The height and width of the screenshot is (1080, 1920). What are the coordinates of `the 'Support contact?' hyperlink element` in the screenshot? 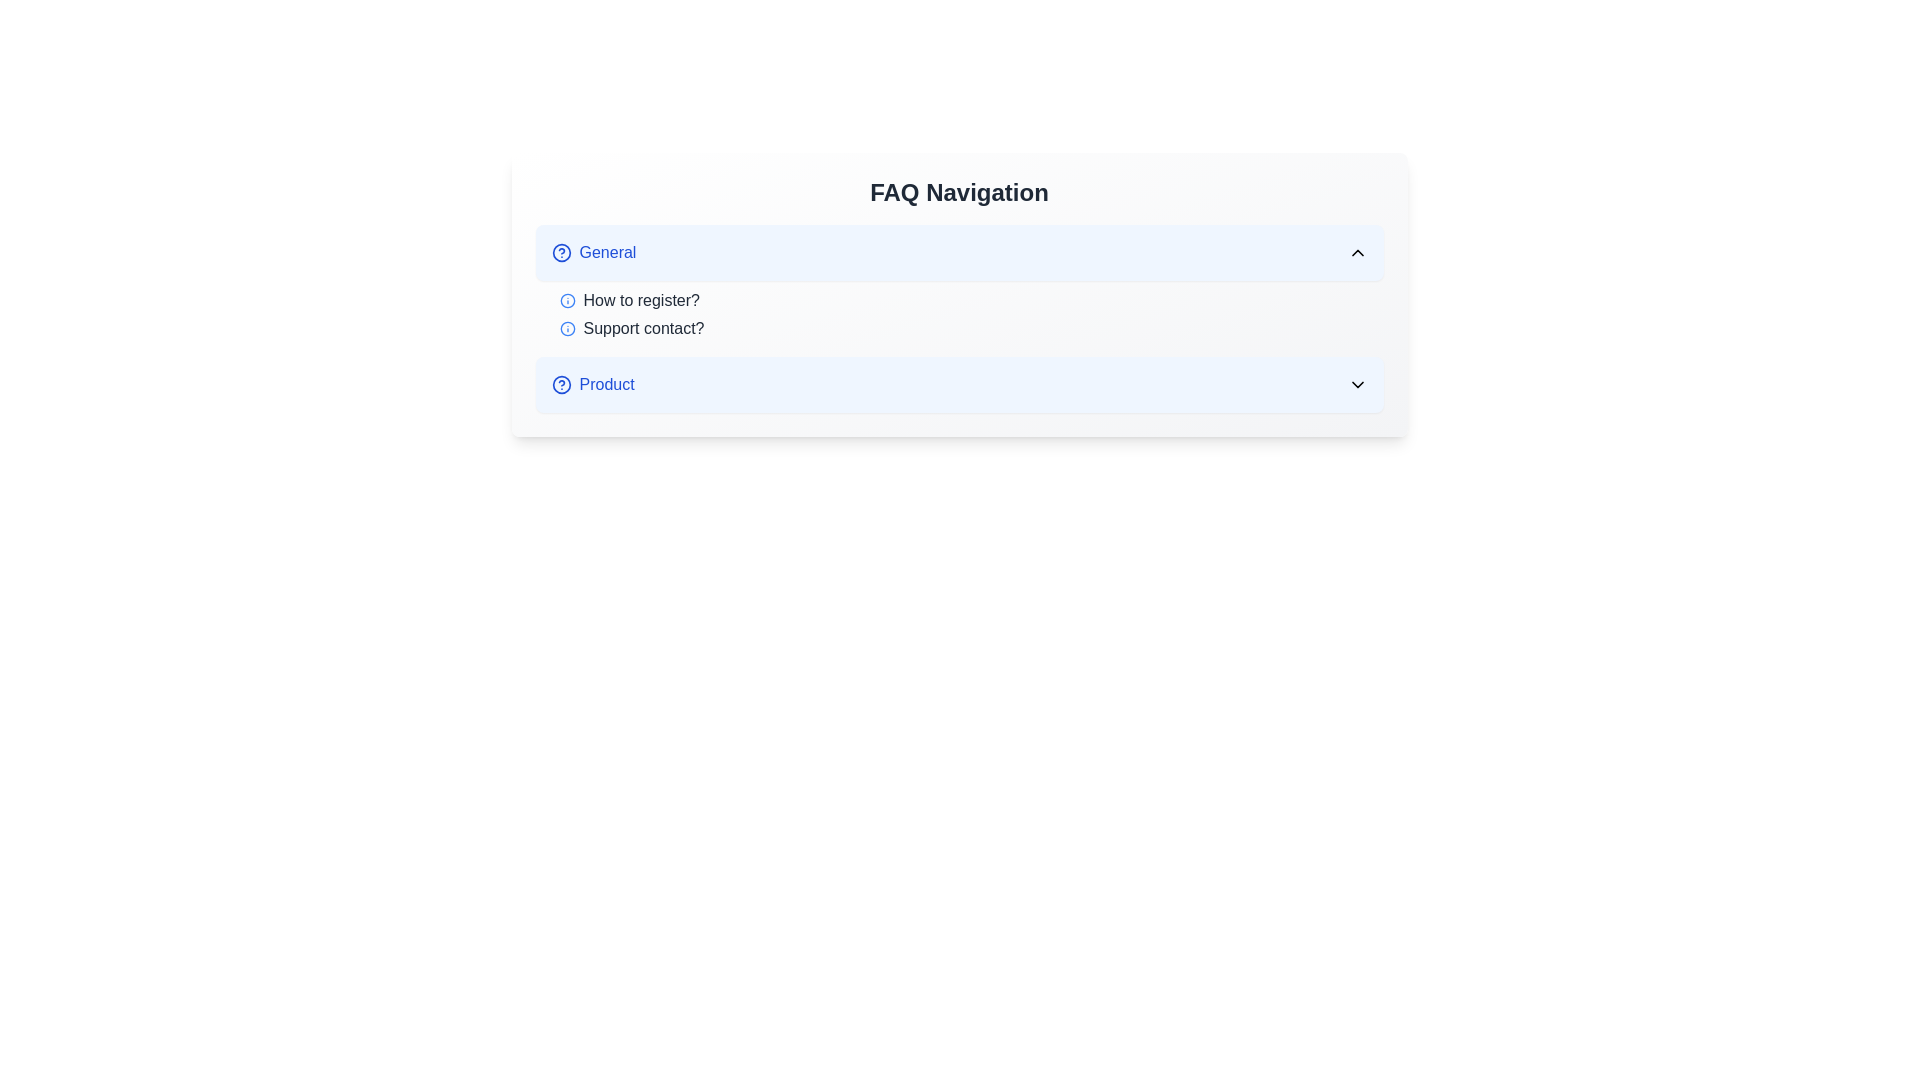 It's located at (643, 327).